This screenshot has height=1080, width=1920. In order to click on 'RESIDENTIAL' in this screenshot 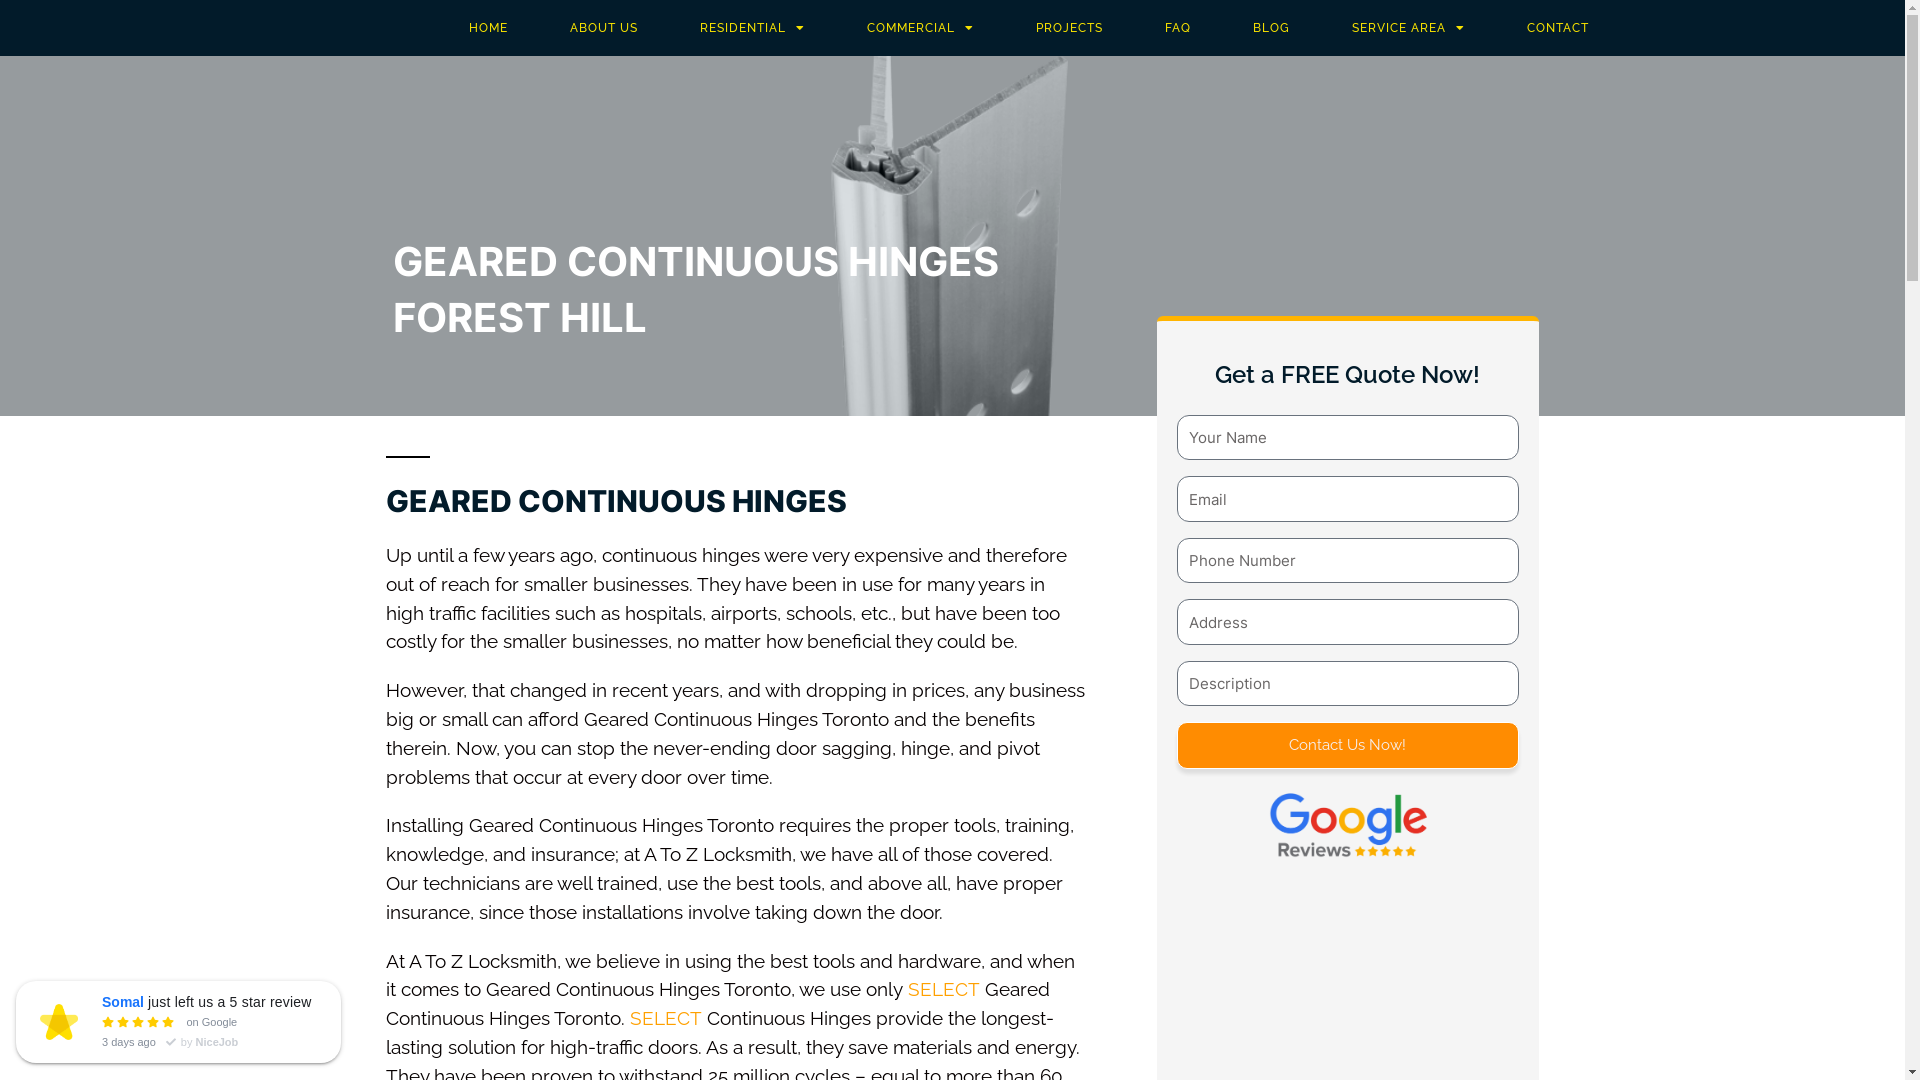, I will do `click(668, 27)`.